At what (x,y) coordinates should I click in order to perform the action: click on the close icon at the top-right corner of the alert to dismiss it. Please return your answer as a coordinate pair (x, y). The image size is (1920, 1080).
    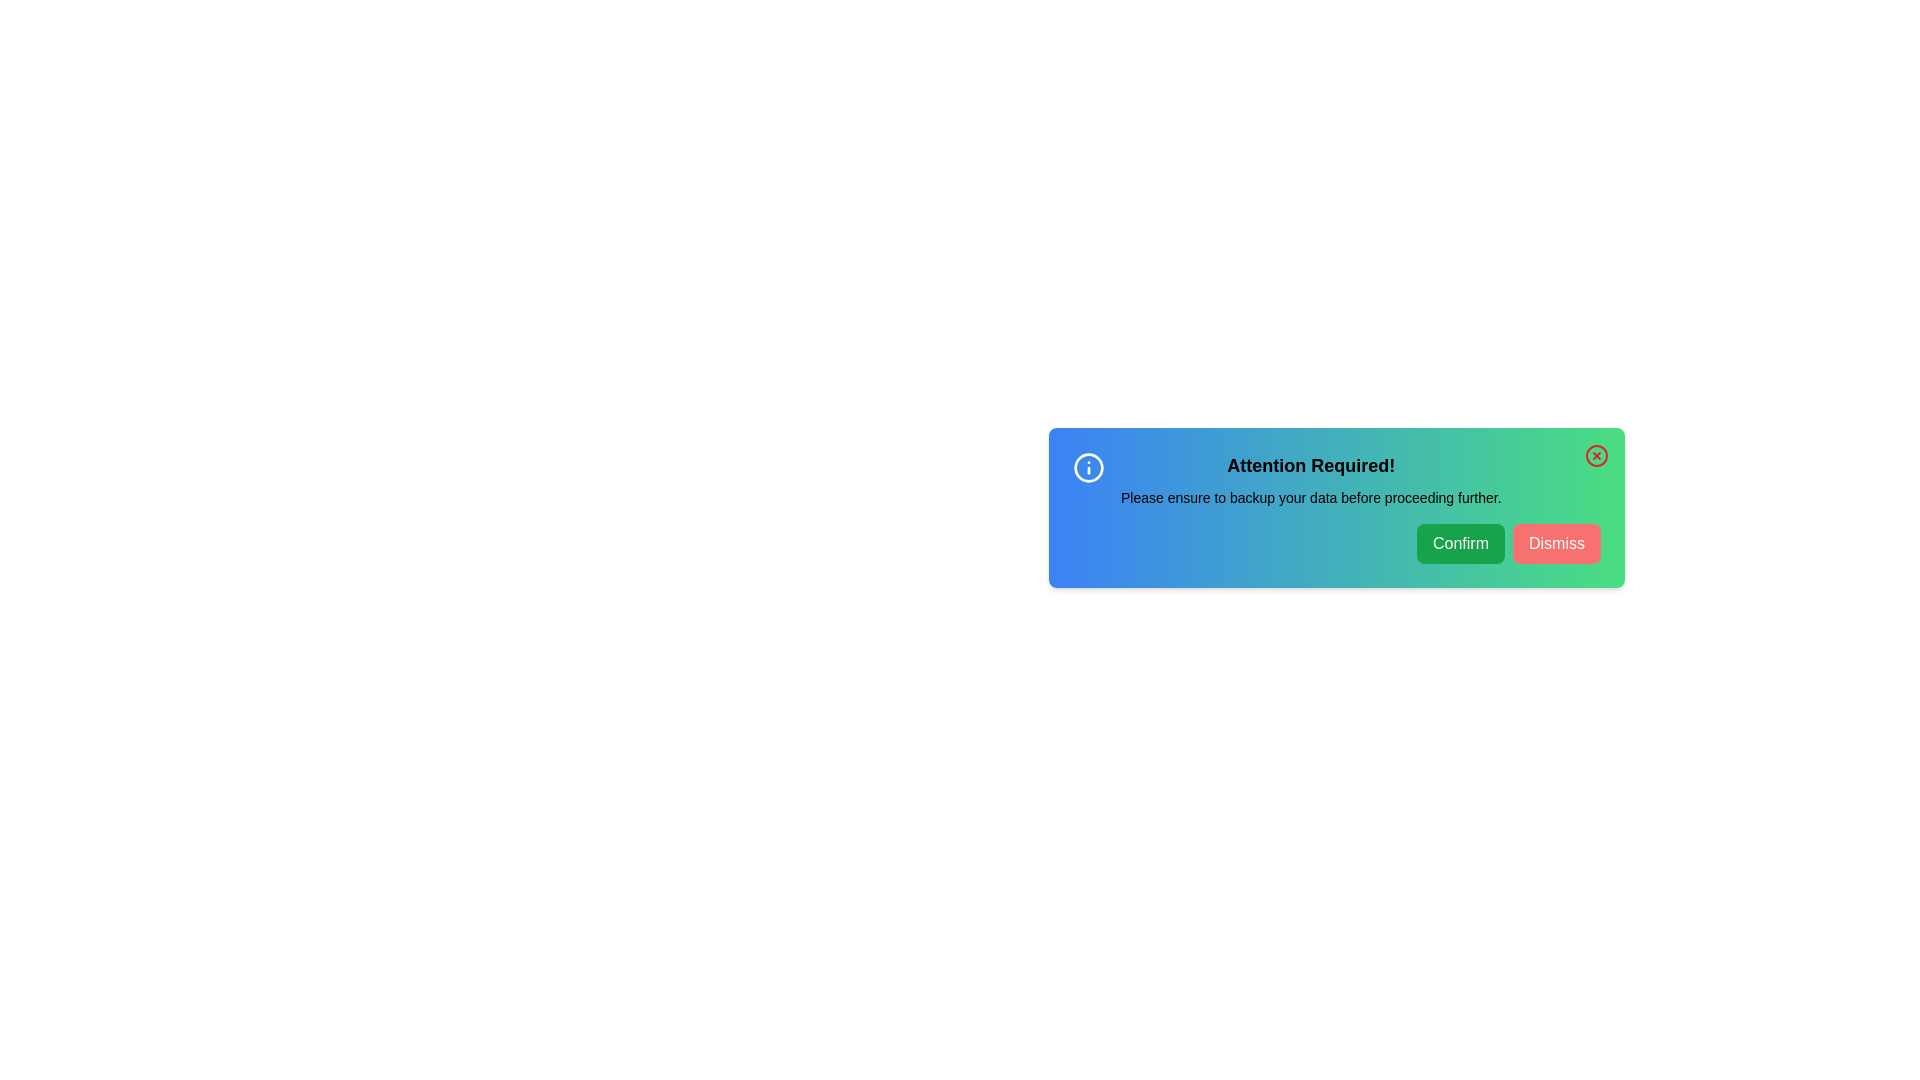
    Looking at the image, I should click on (1596, 455).